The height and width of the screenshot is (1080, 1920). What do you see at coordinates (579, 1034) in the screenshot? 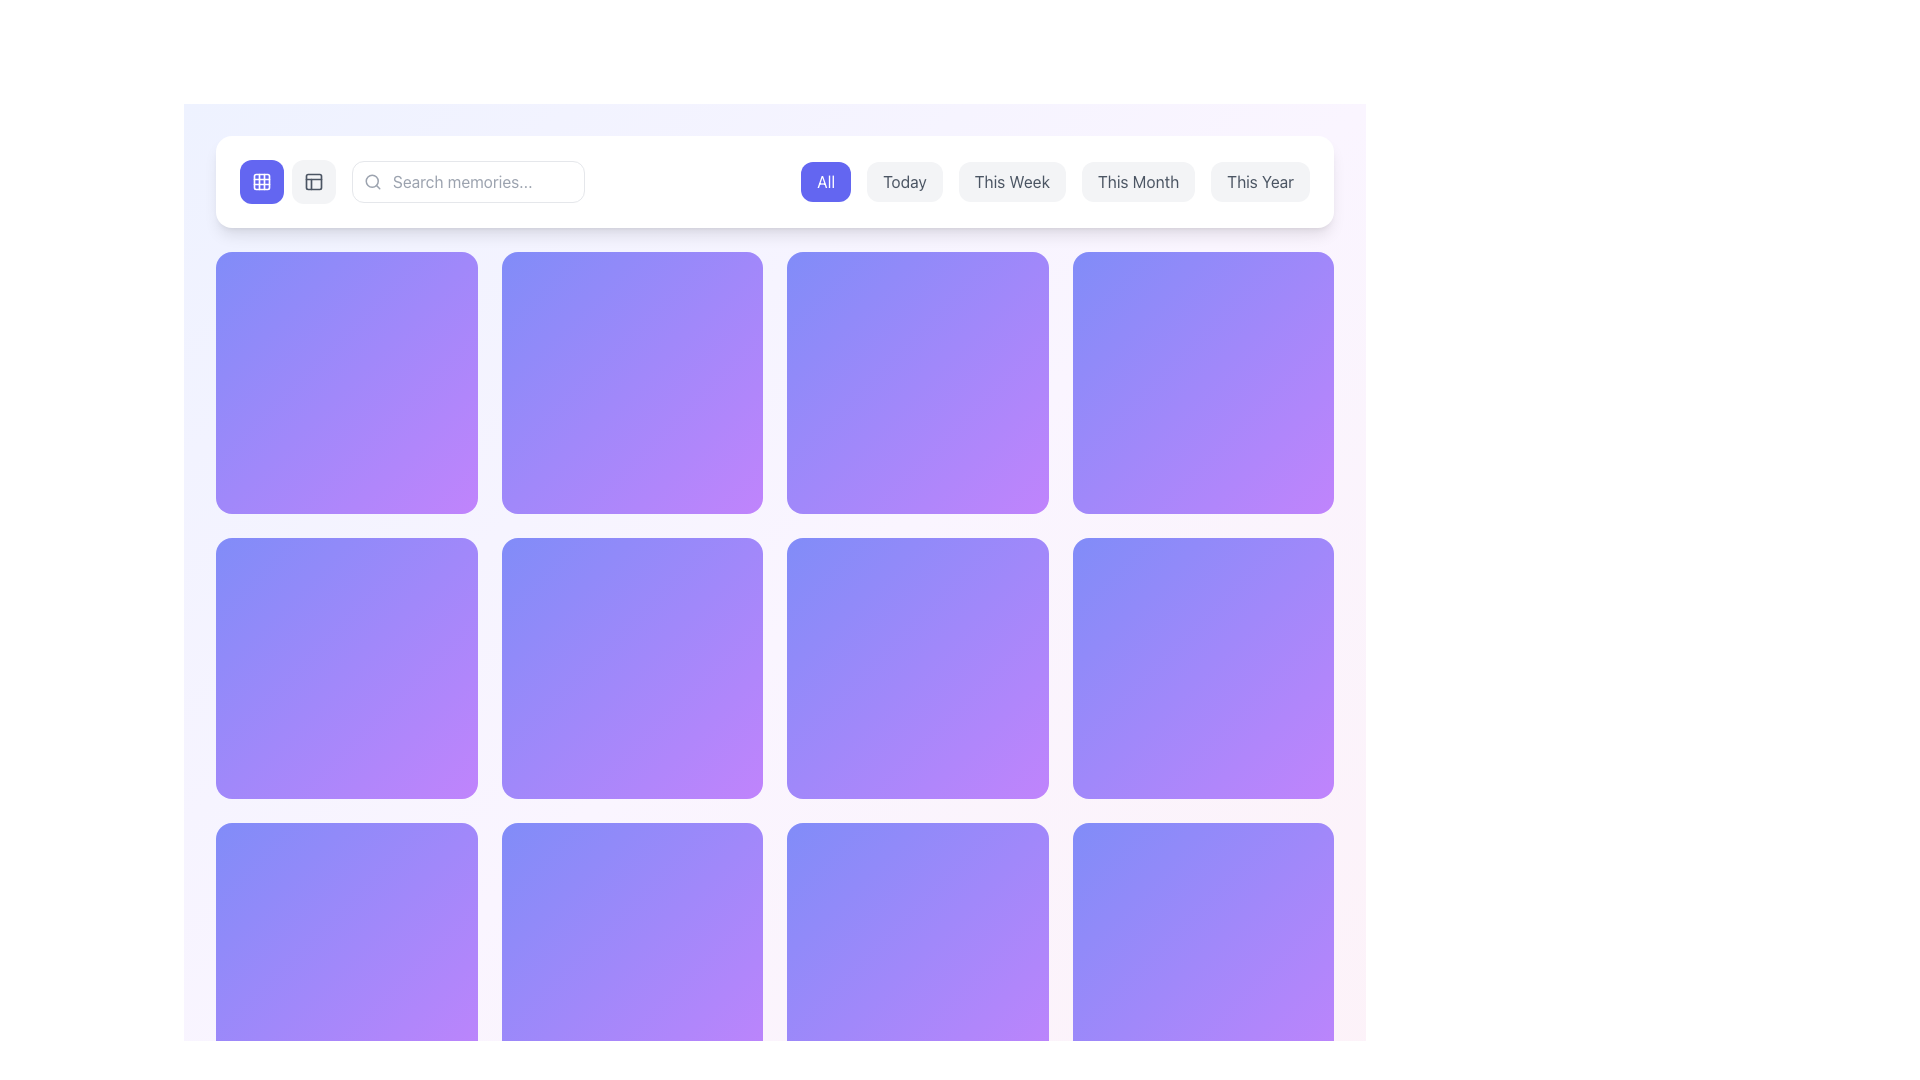
I see `text displayed in the element showing '2024-02-28', which is a small, semi-transparent white text located near the bottom of the page, to the right of a clock icon` at bounding box center [579, 1034].